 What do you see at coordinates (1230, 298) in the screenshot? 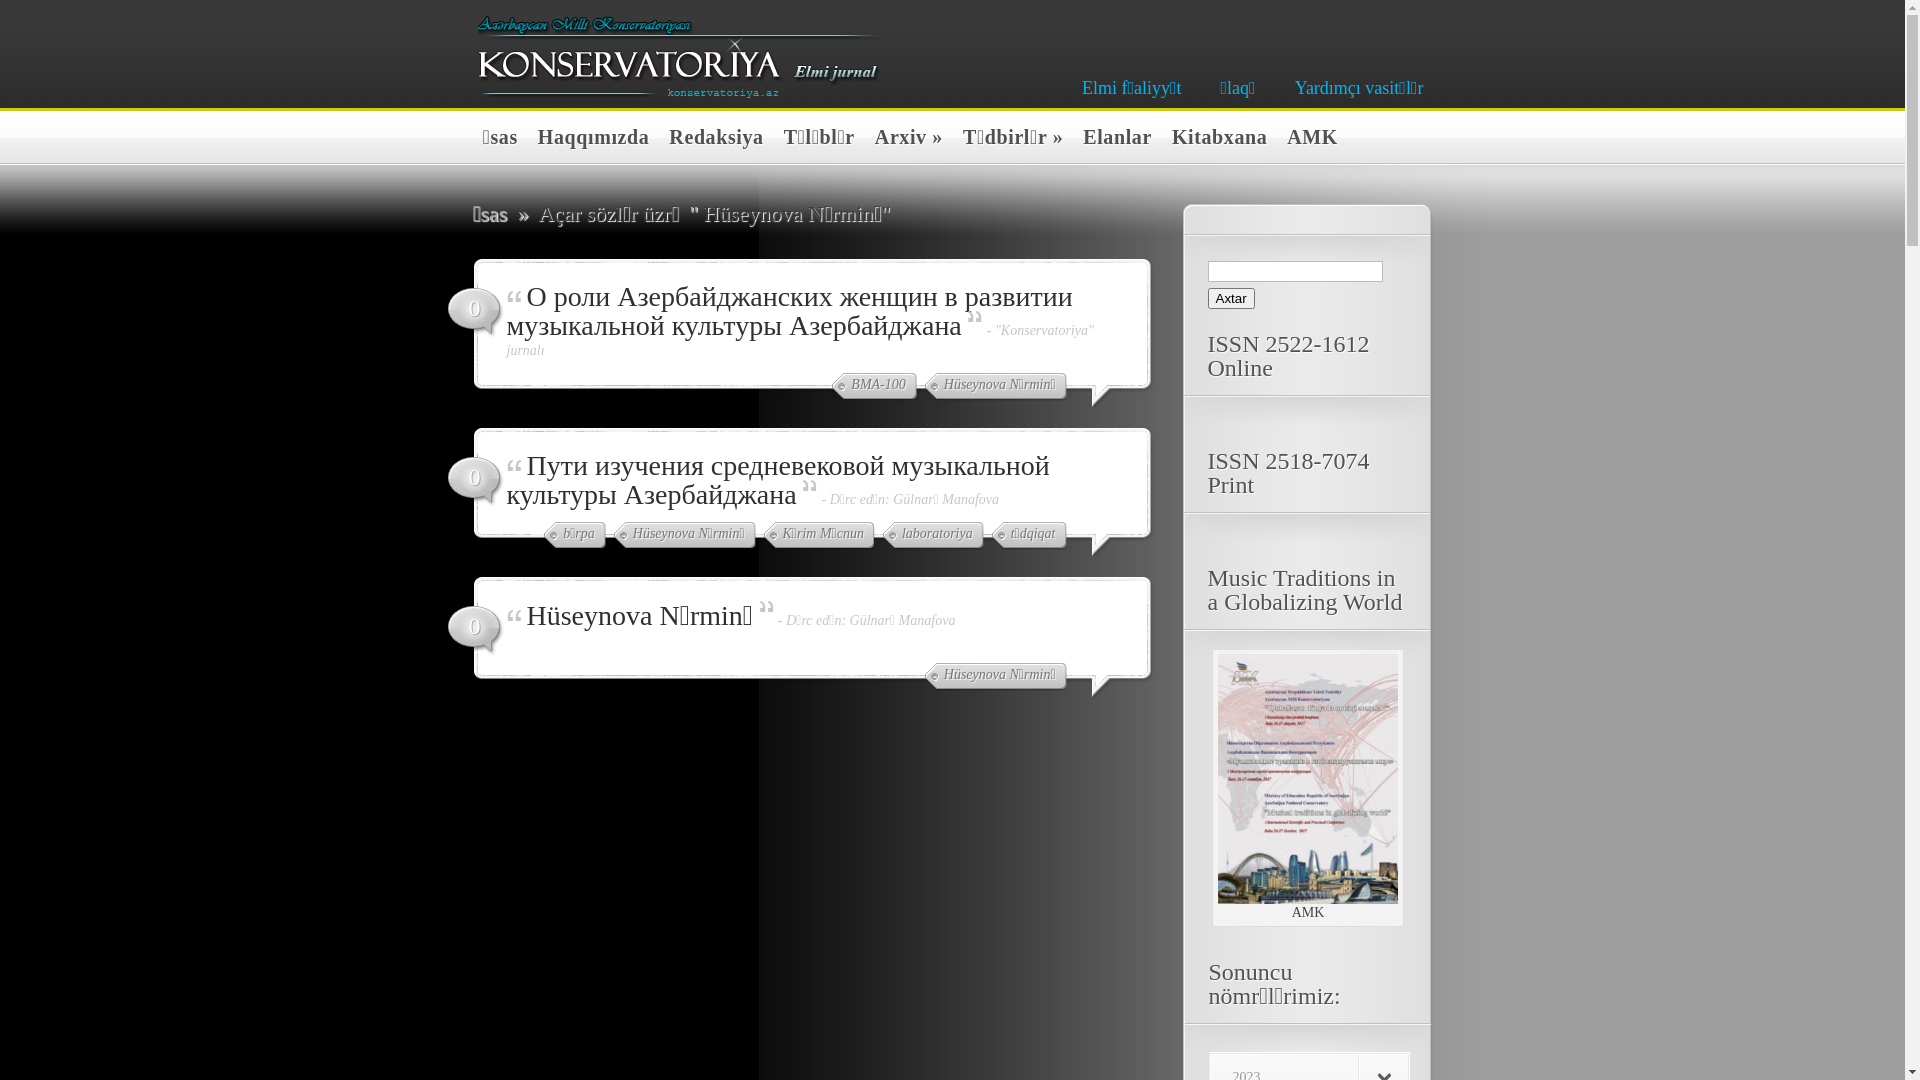
I see `'Axtar'` at bounding box center [1230, 298].